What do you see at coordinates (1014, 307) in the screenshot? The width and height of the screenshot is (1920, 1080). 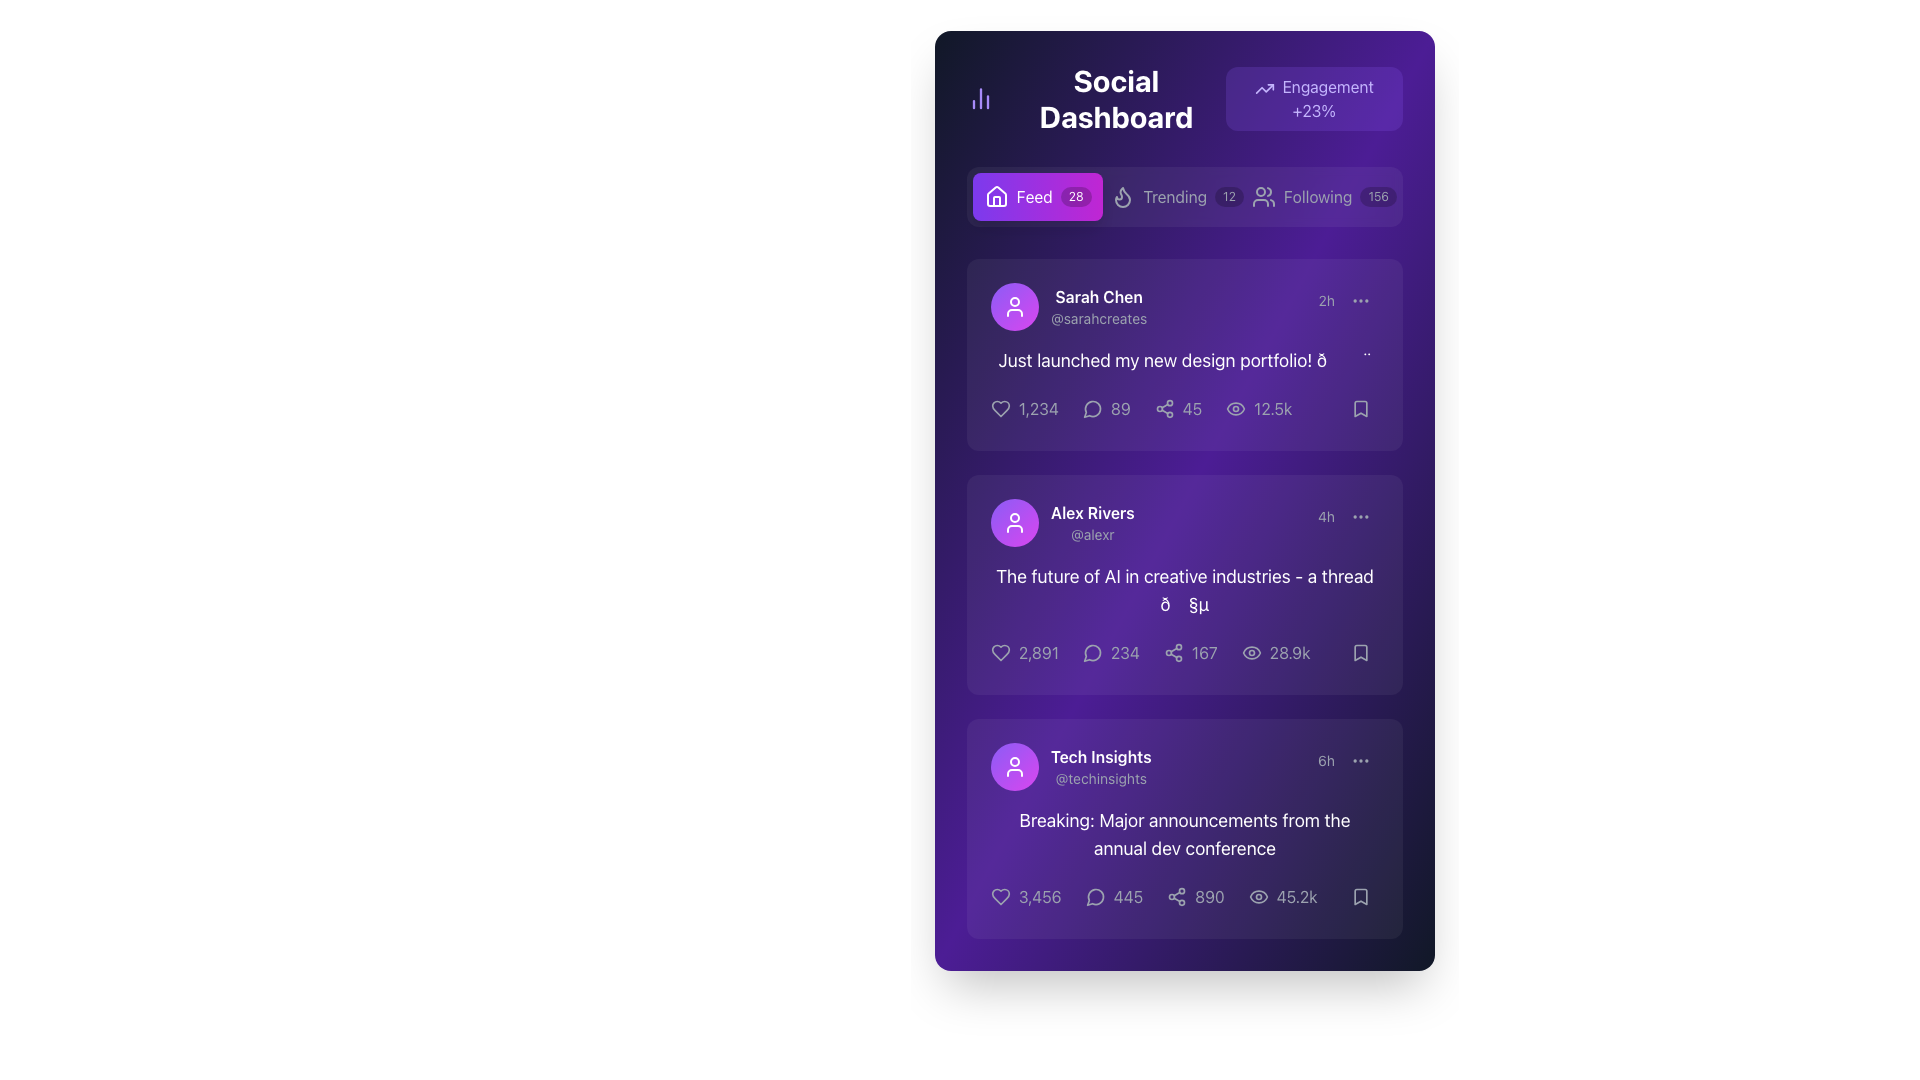 I see `the Avatar representing the user 'Sarah Chen', located at the top-left of the card labeled with 'Sarah Chen' and '@sarahcreates'` at bounding box center [1014, 307].